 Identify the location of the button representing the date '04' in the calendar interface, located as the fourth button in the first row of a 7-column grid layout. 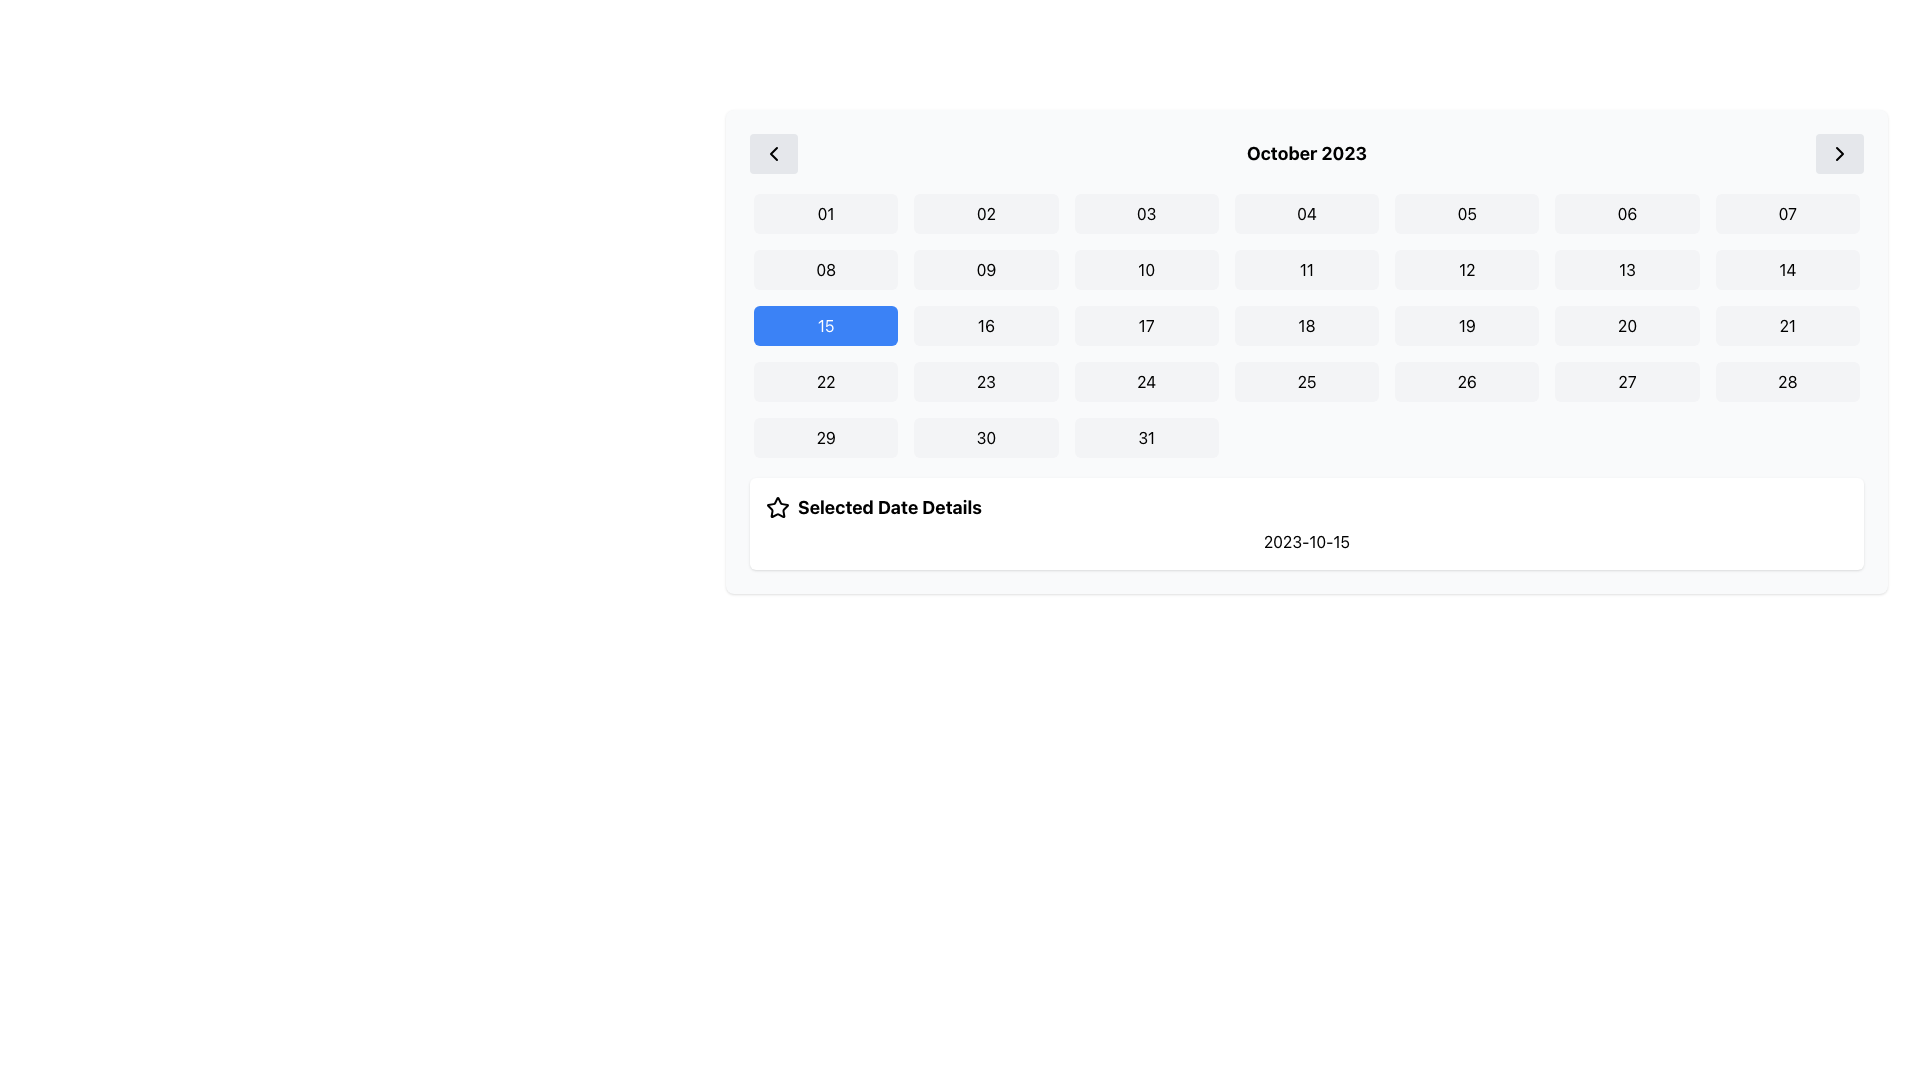
(1306, 213).